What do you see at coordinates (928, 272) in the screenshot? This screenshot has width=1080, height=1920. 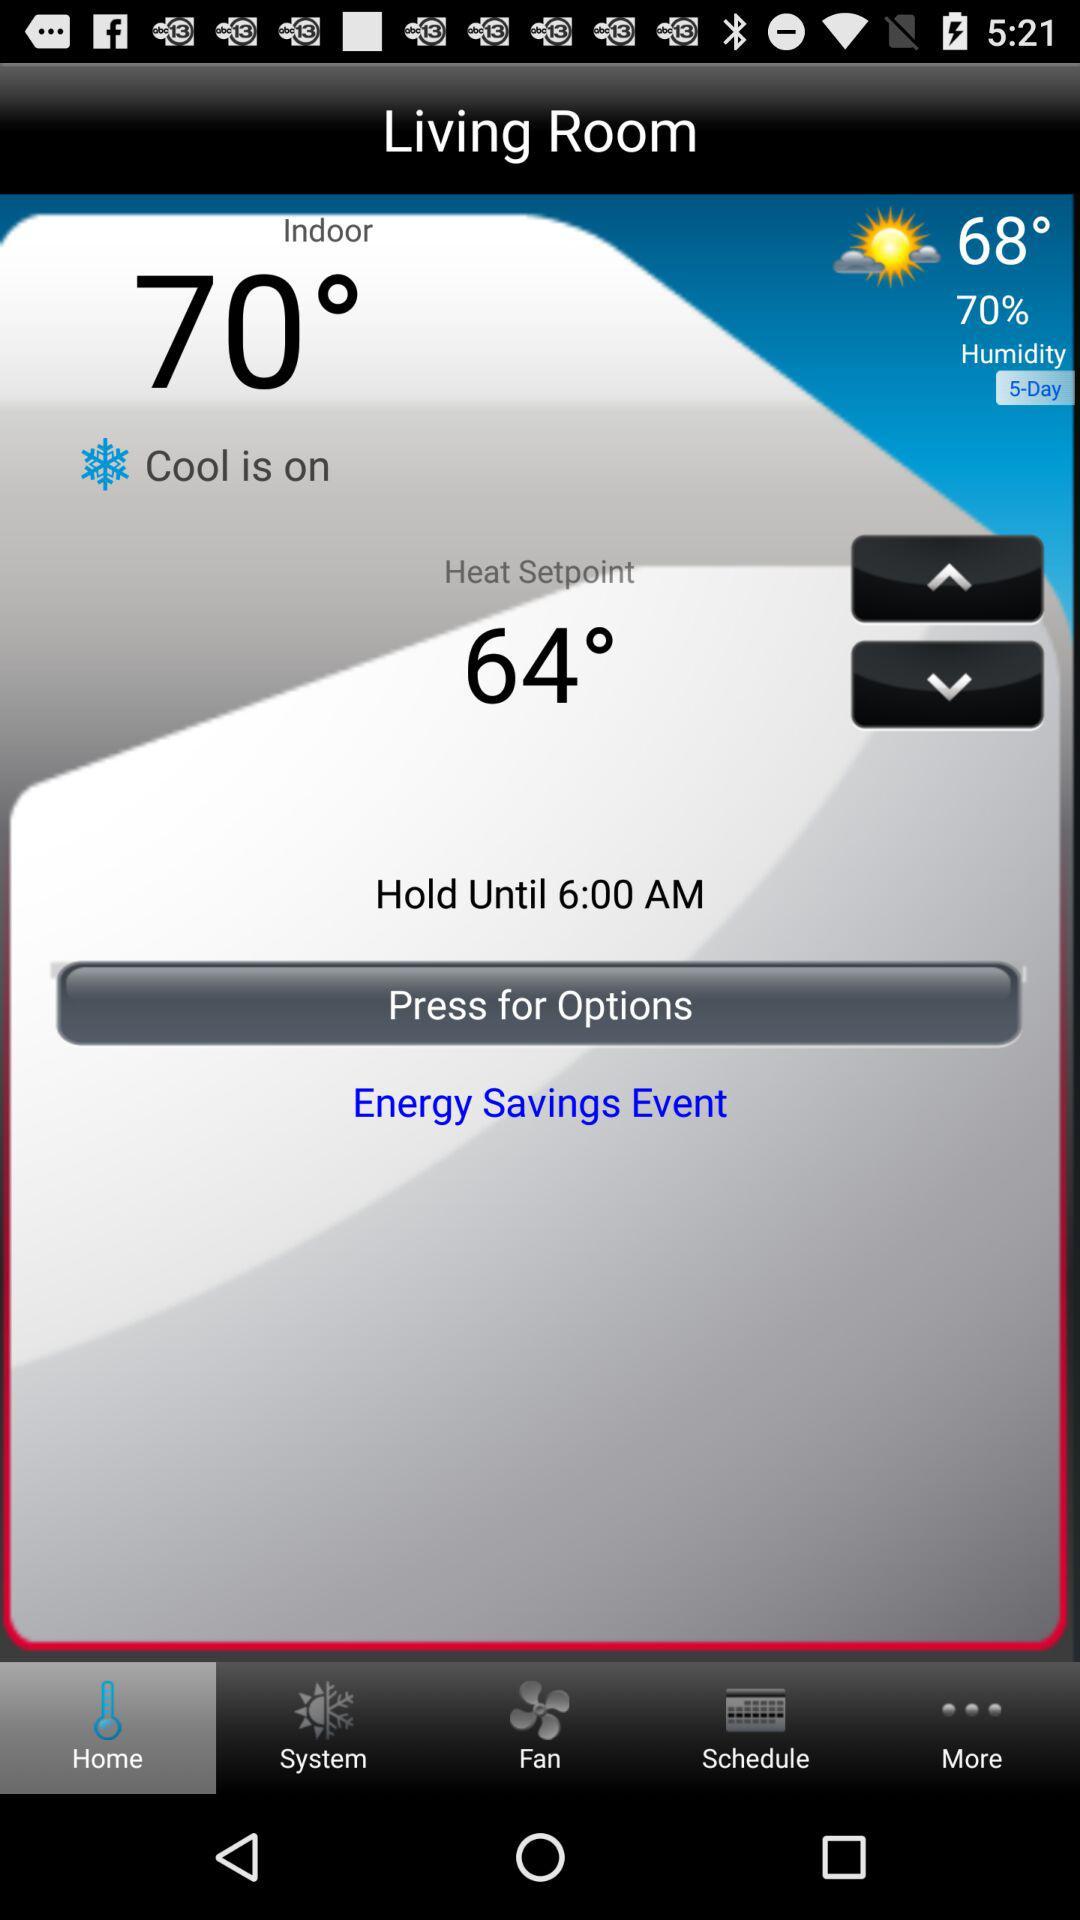 I see `the icon to the right of the indoor item` at bounding box center [928, 272].